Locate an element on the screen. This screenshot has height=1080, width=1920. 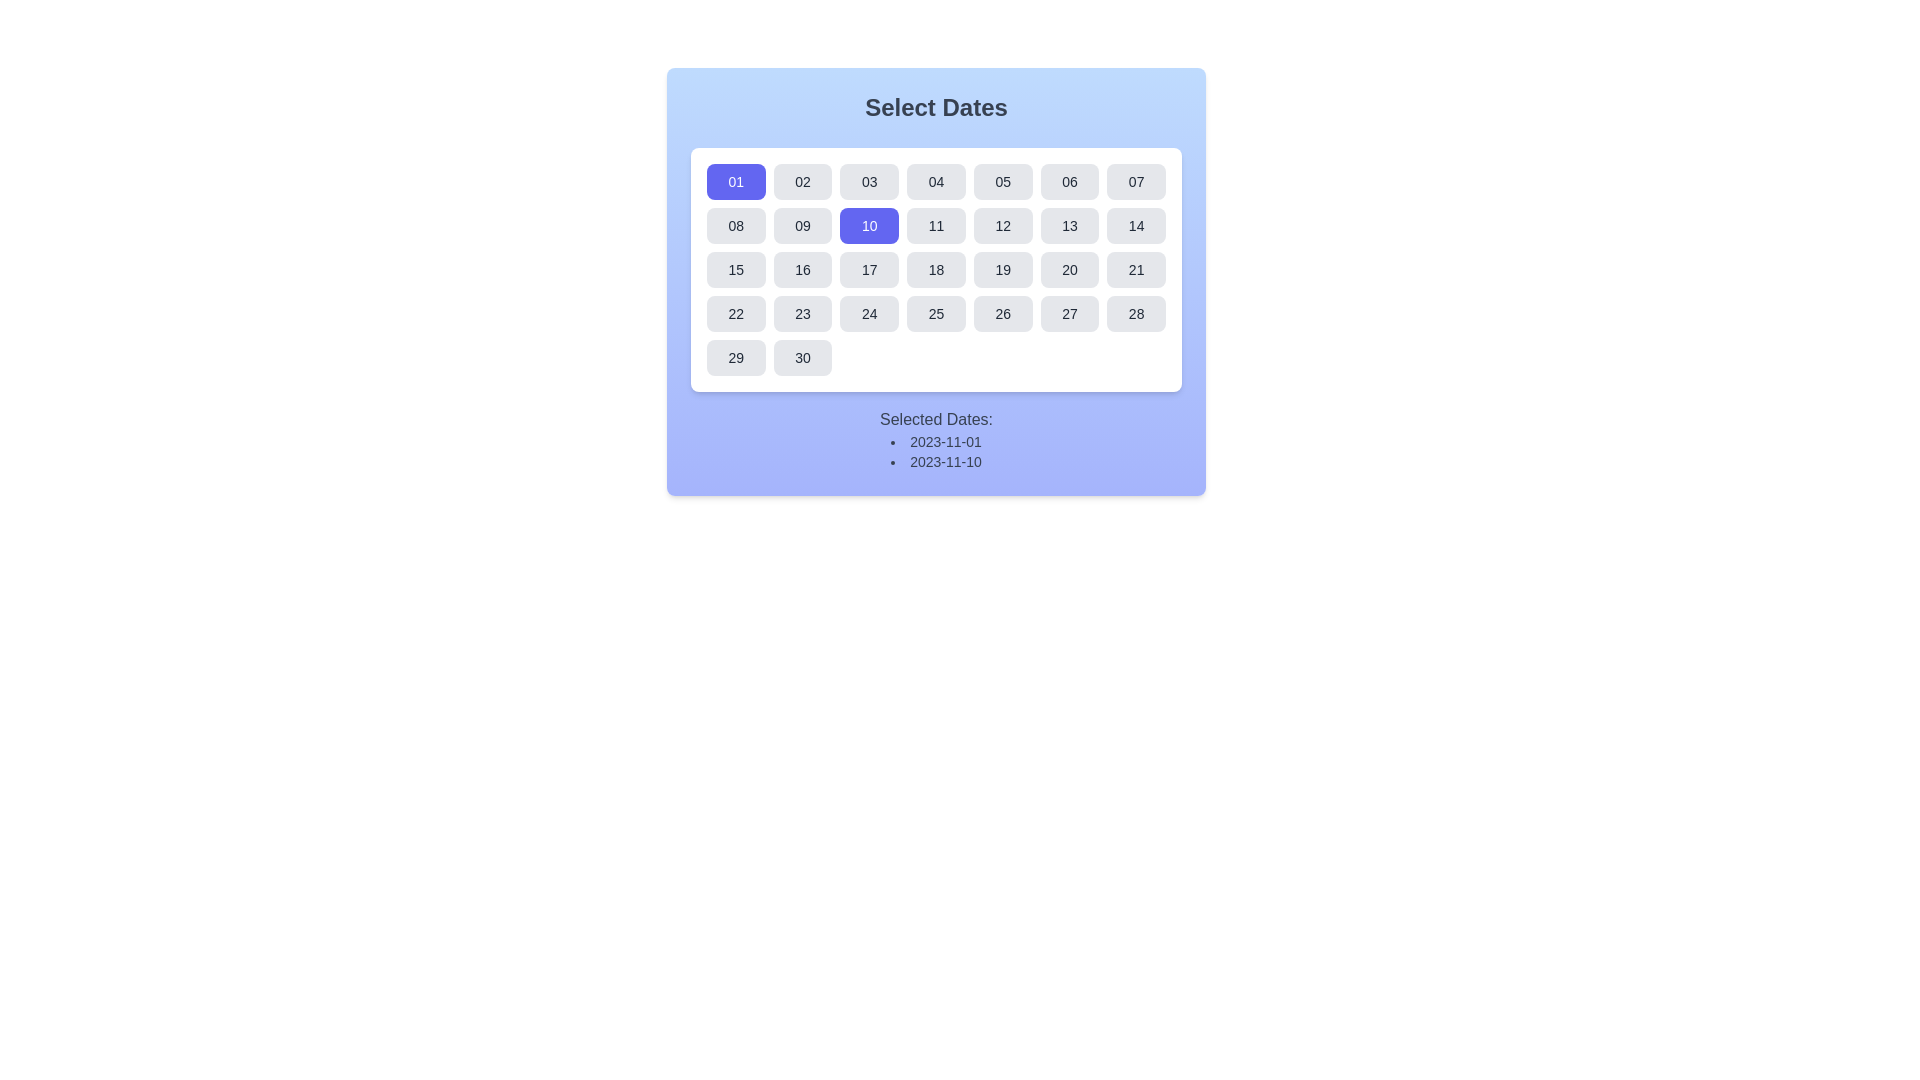
the button in the third row, first column of the grid layout within the white card interface is located at coordinates (735, 270).